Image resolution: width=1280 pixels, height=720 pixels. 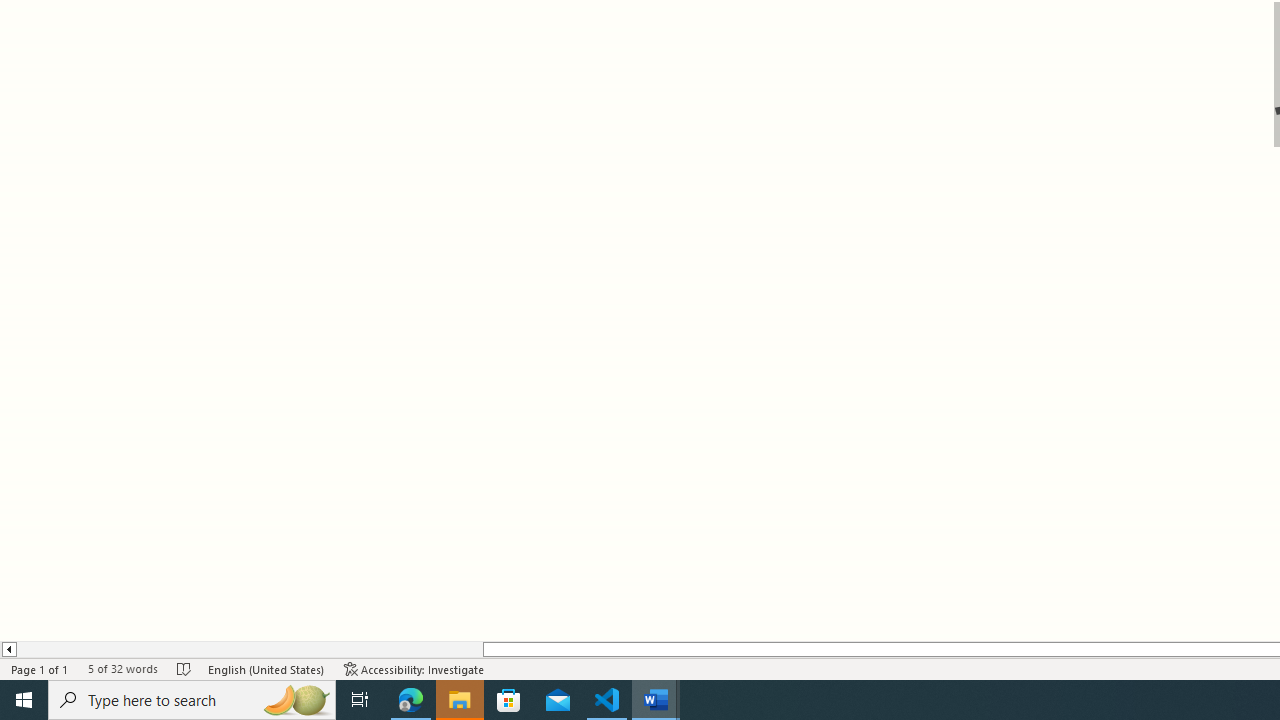 I want to click on 'Accessibility Checker Accessibility: Investigate', so click(x=413, y=669).